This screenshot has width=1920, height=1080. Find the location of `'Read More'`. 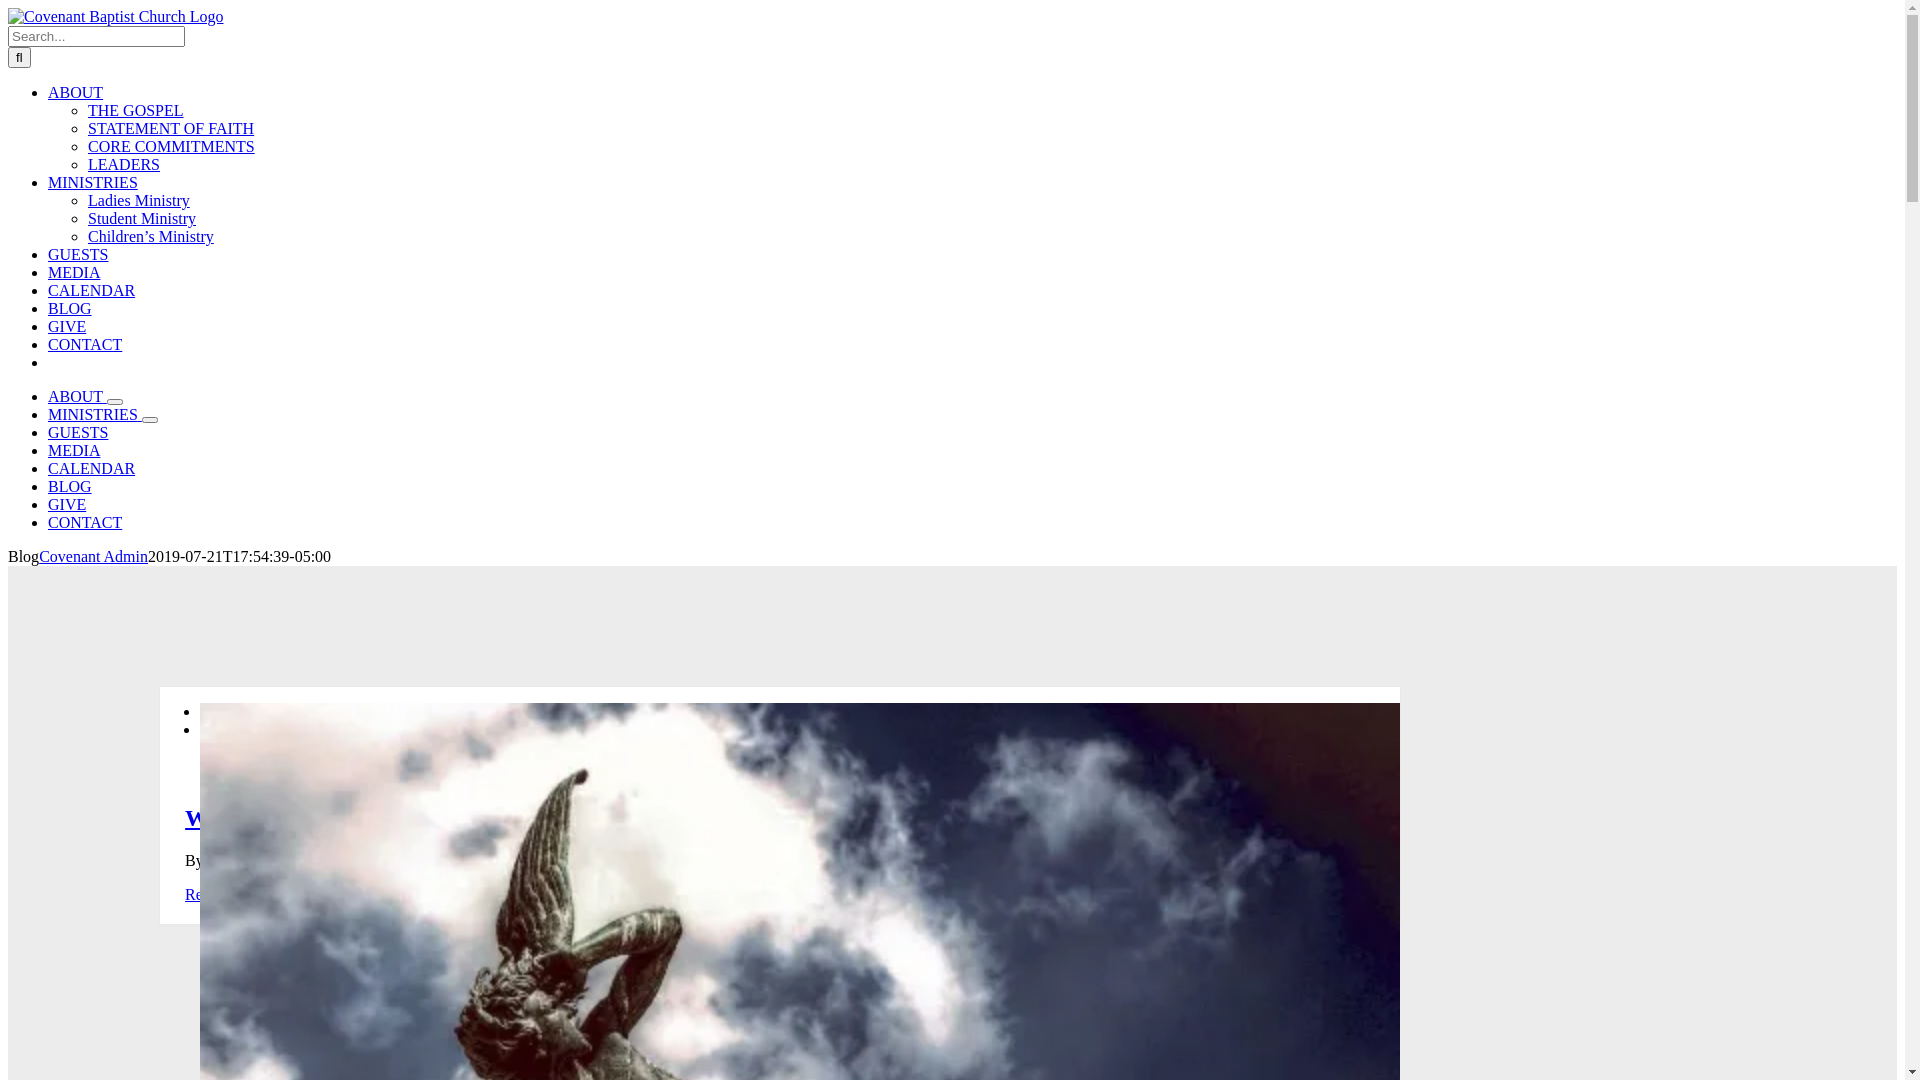

'Read More' is located at coordinates (220, 893).